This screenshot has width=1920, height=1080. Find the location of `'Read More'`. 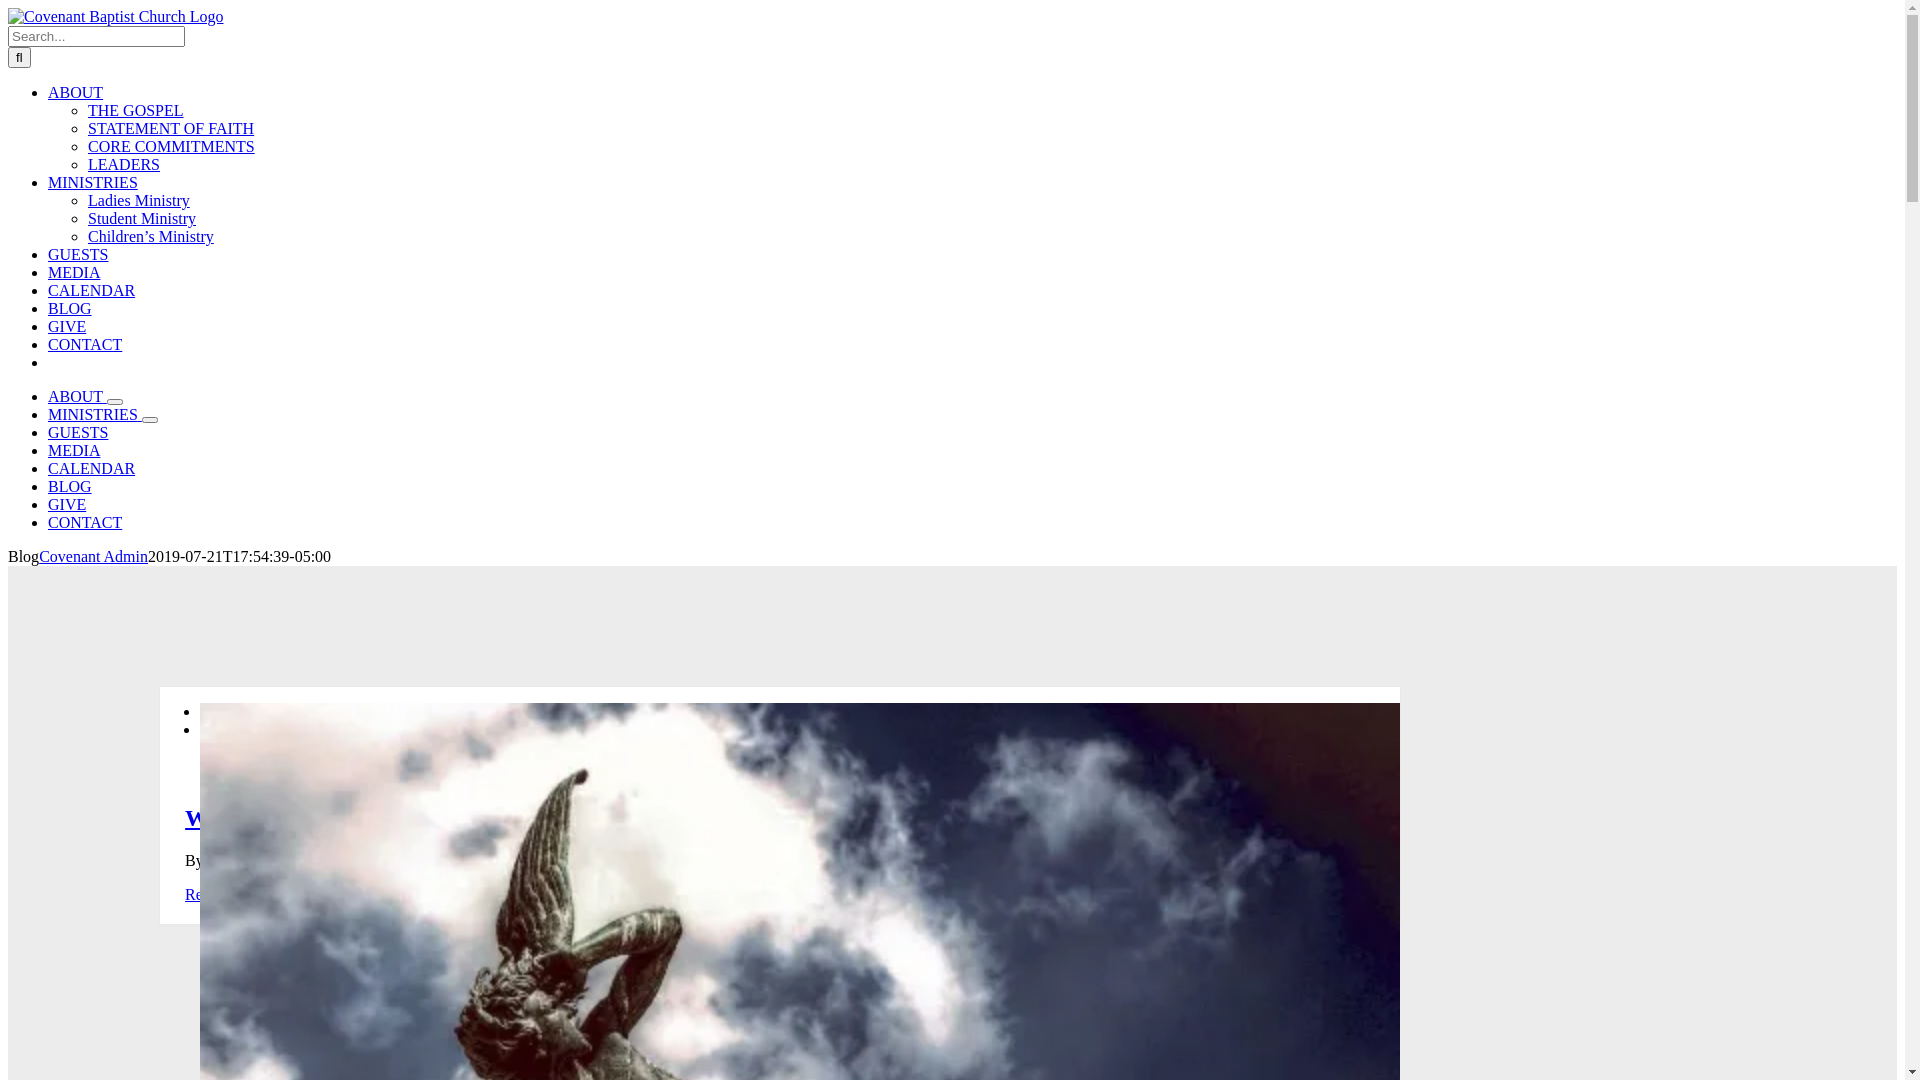

'Read More' is located at coordinates (220, 893).